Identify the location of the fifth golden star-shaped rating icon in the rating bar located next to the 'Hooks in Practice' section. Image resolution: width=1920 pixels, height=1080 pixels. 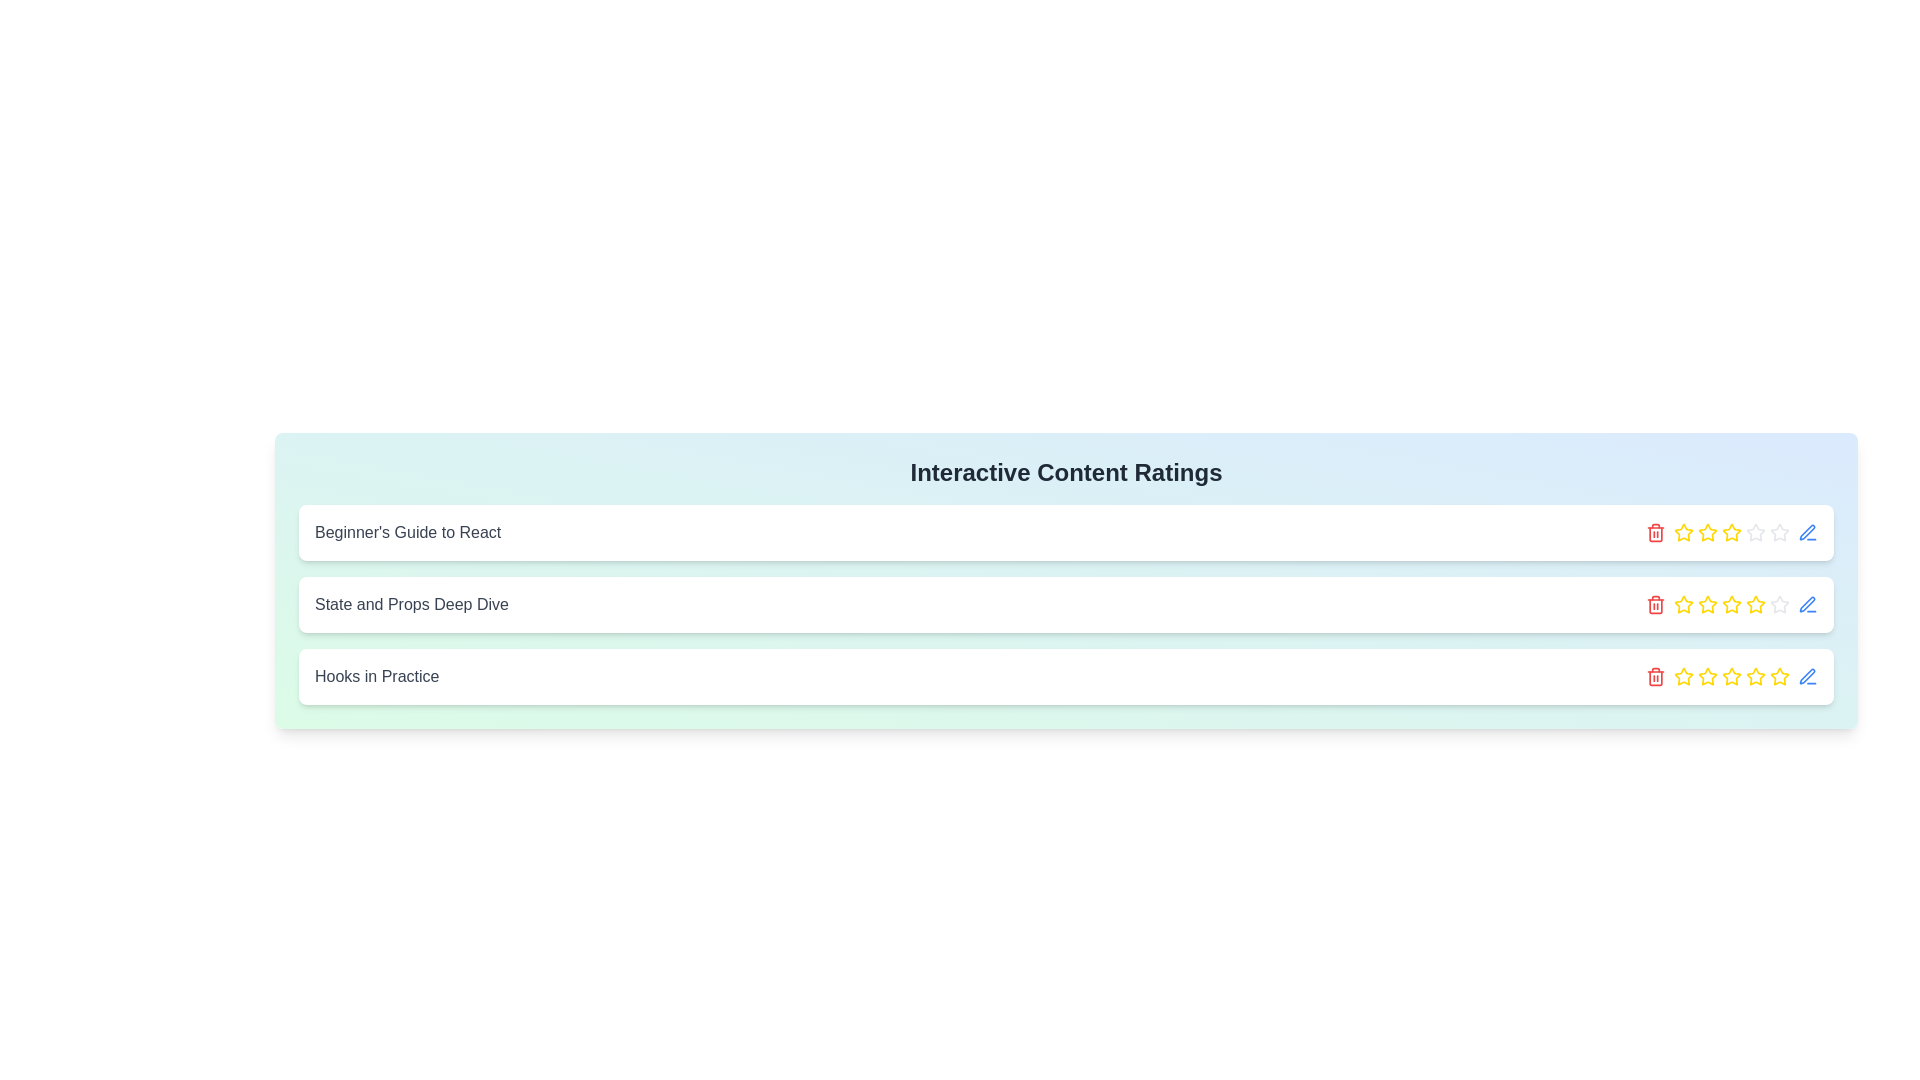
(1755, 676).